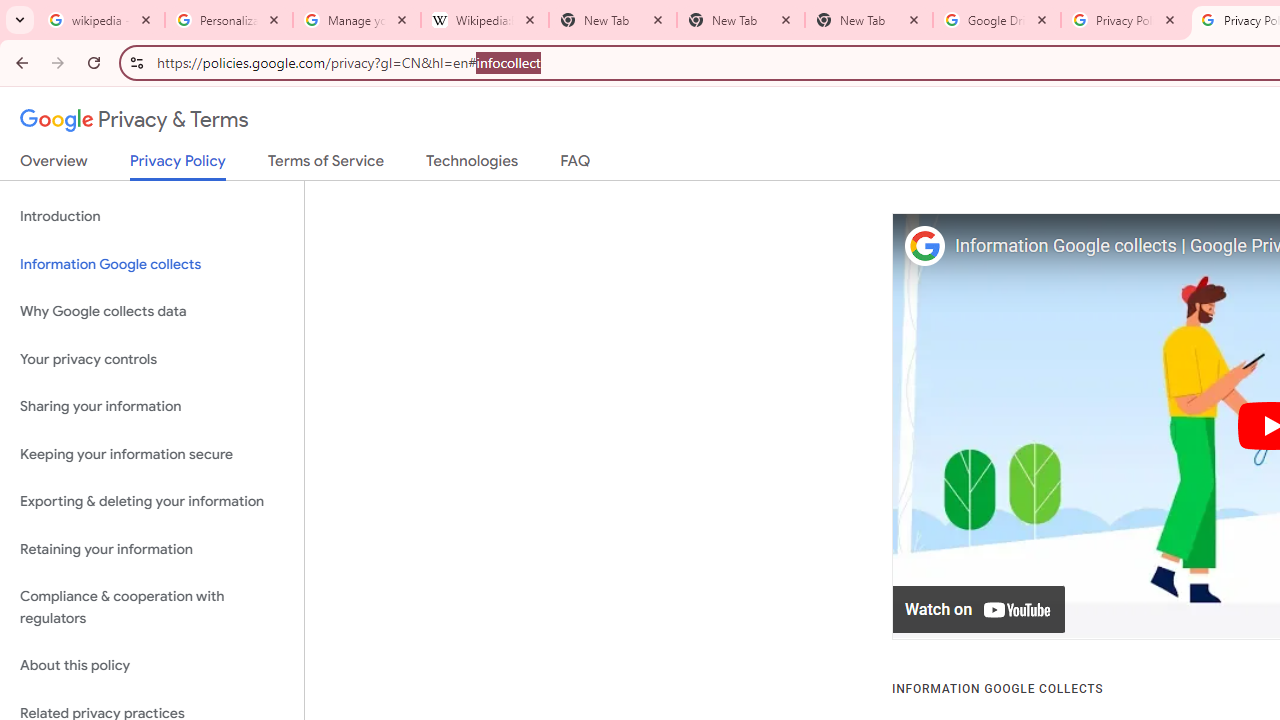 This screenshot has height=720, width=1280. Describe the element at coordinates (151, 406) in the screenshot. I see `'Sharing your information'` at that location.